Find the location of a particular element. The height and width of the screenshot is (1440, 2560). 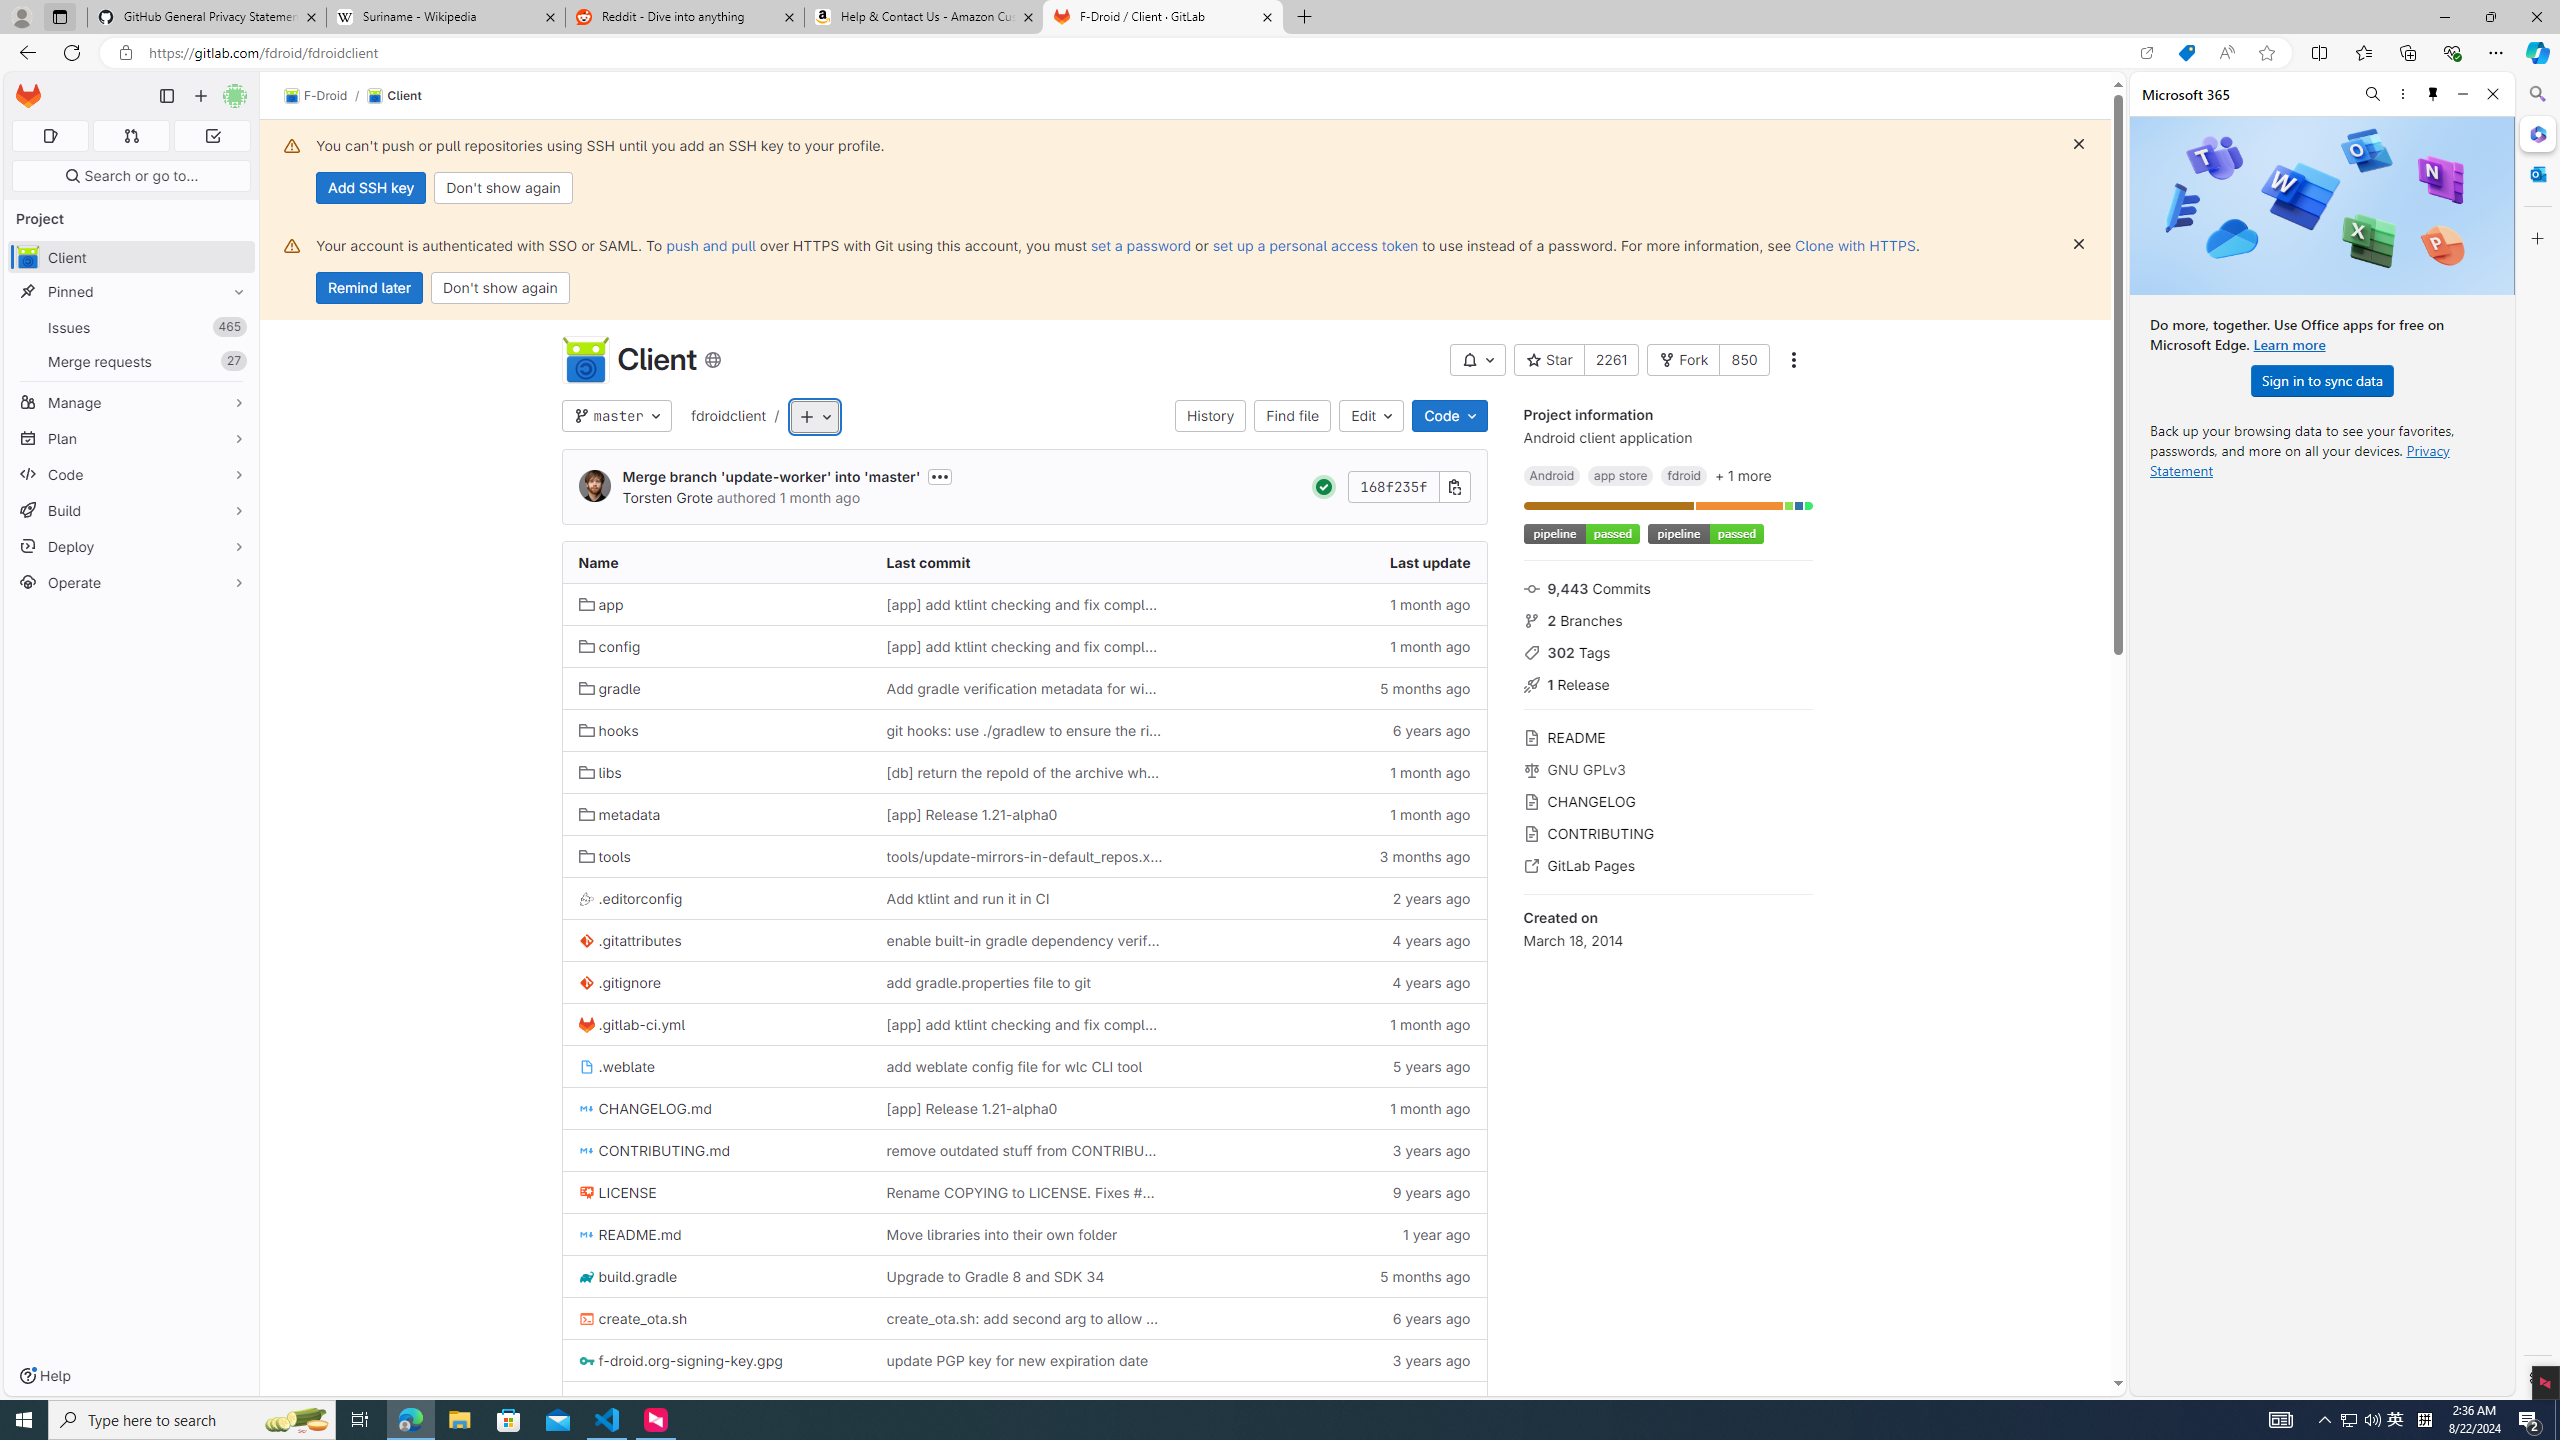

'Merge requests27' is located at coordinates (130, 360).